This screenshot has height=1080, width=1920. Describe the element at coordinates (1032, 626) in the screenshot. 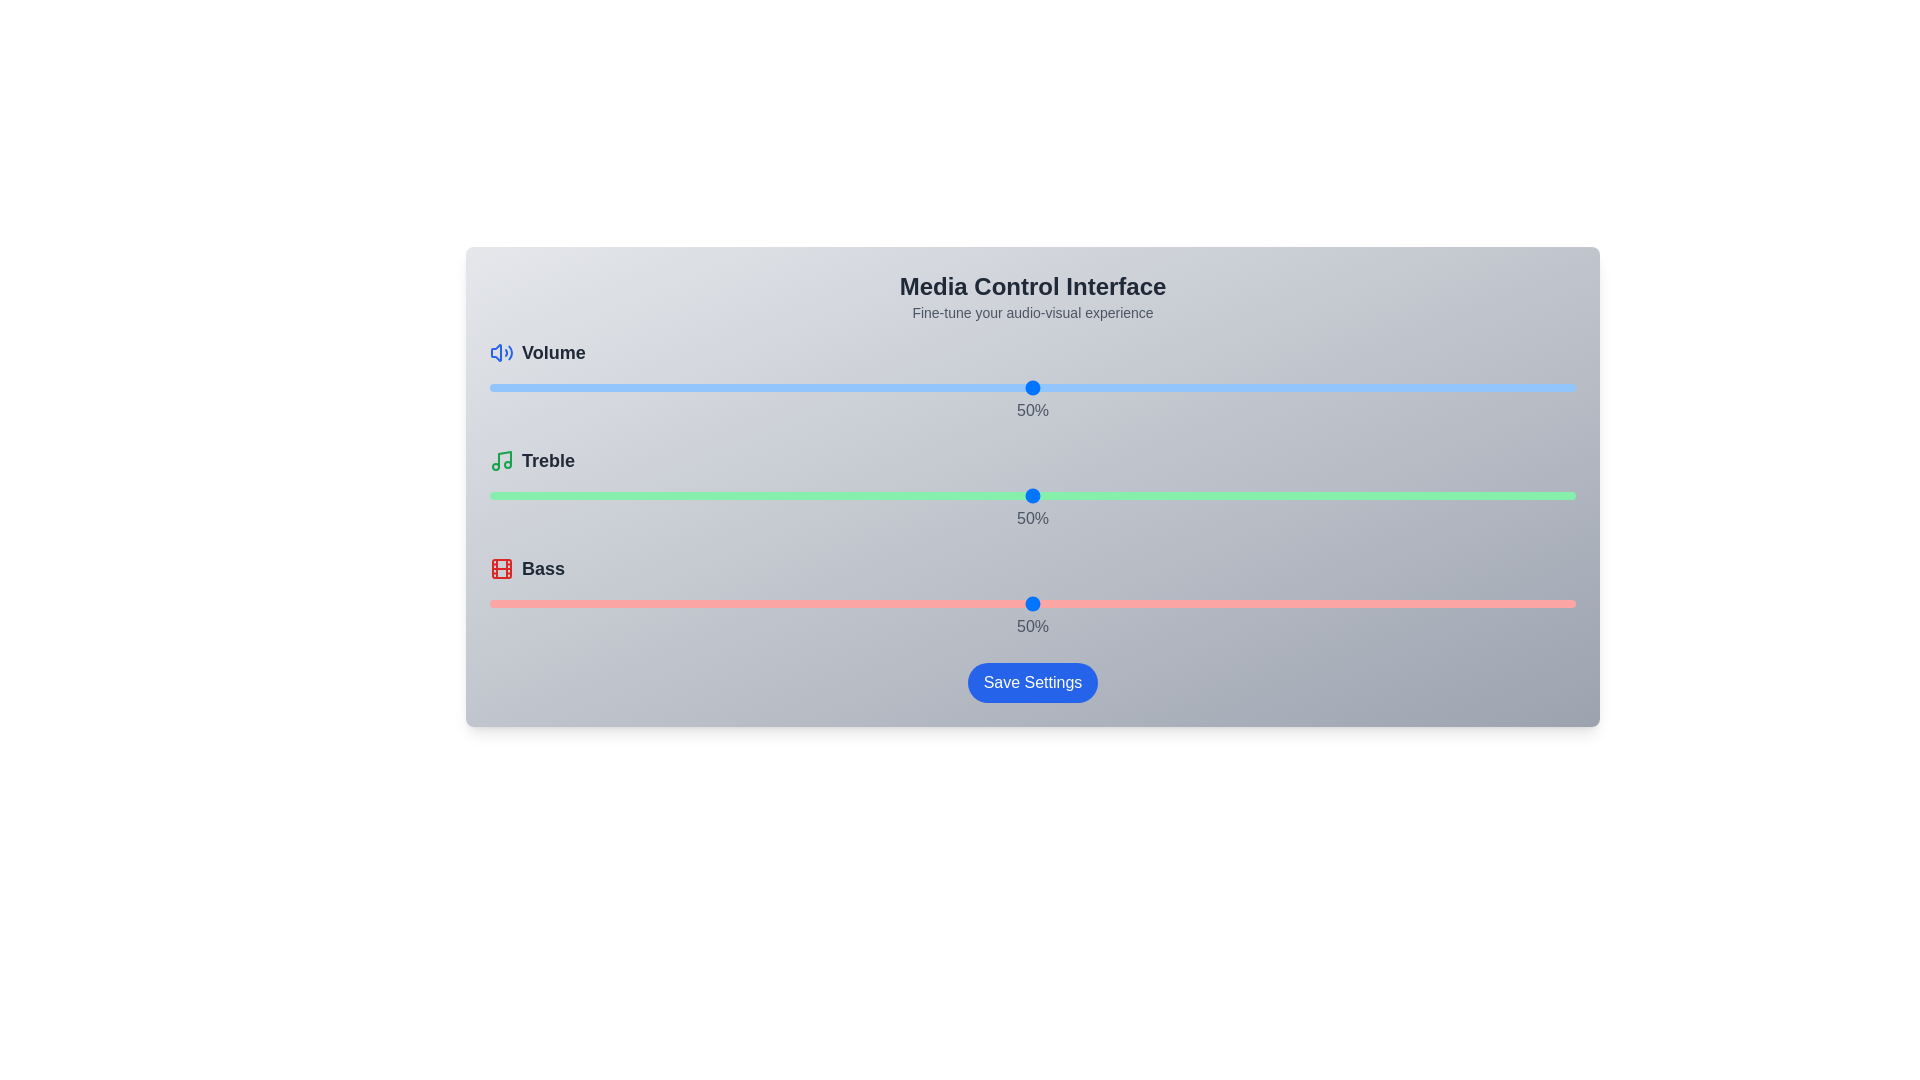

I see `the static label displaying '50%' for the Bass setting, which is located beneath the slider and above the 'Save Settings' button` at that location.